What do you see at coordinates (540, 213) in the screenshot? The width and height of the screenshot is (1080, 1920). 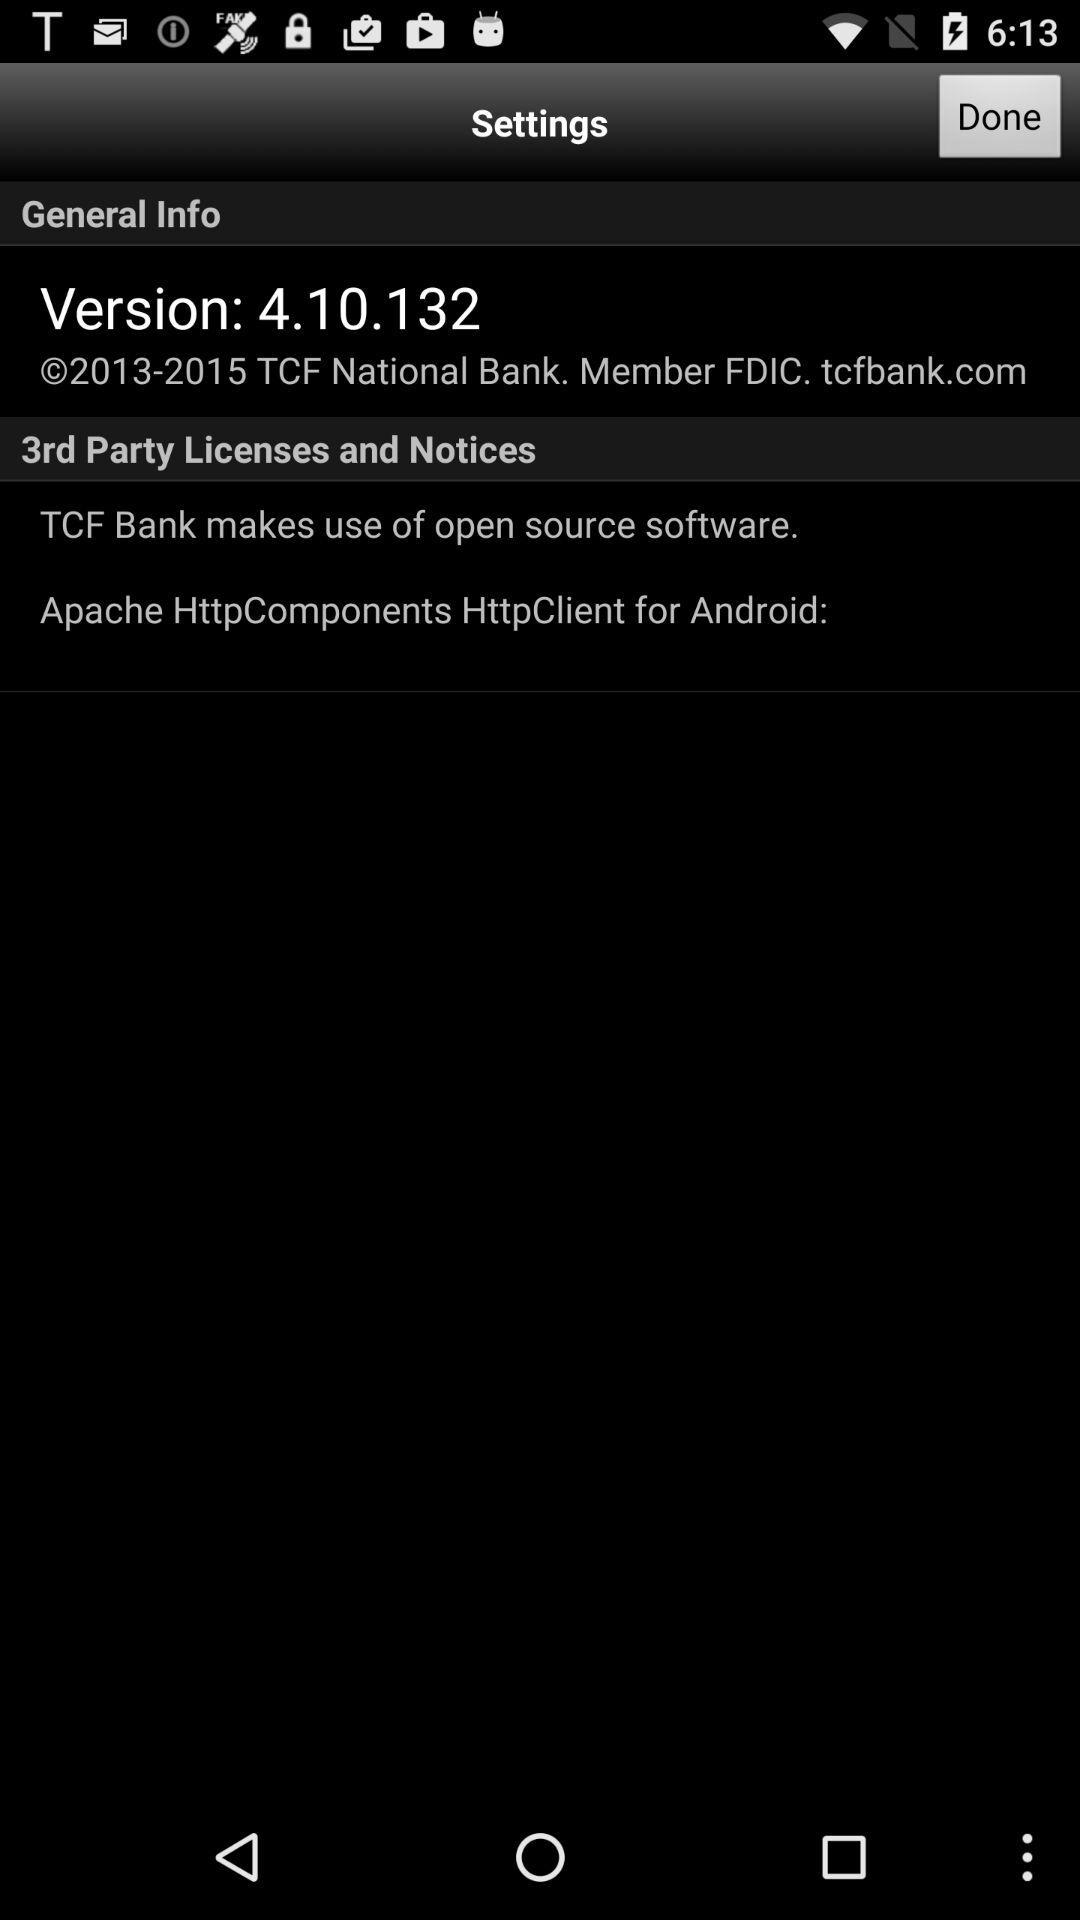 I see `the general info app` at bounding box center [540, 213].